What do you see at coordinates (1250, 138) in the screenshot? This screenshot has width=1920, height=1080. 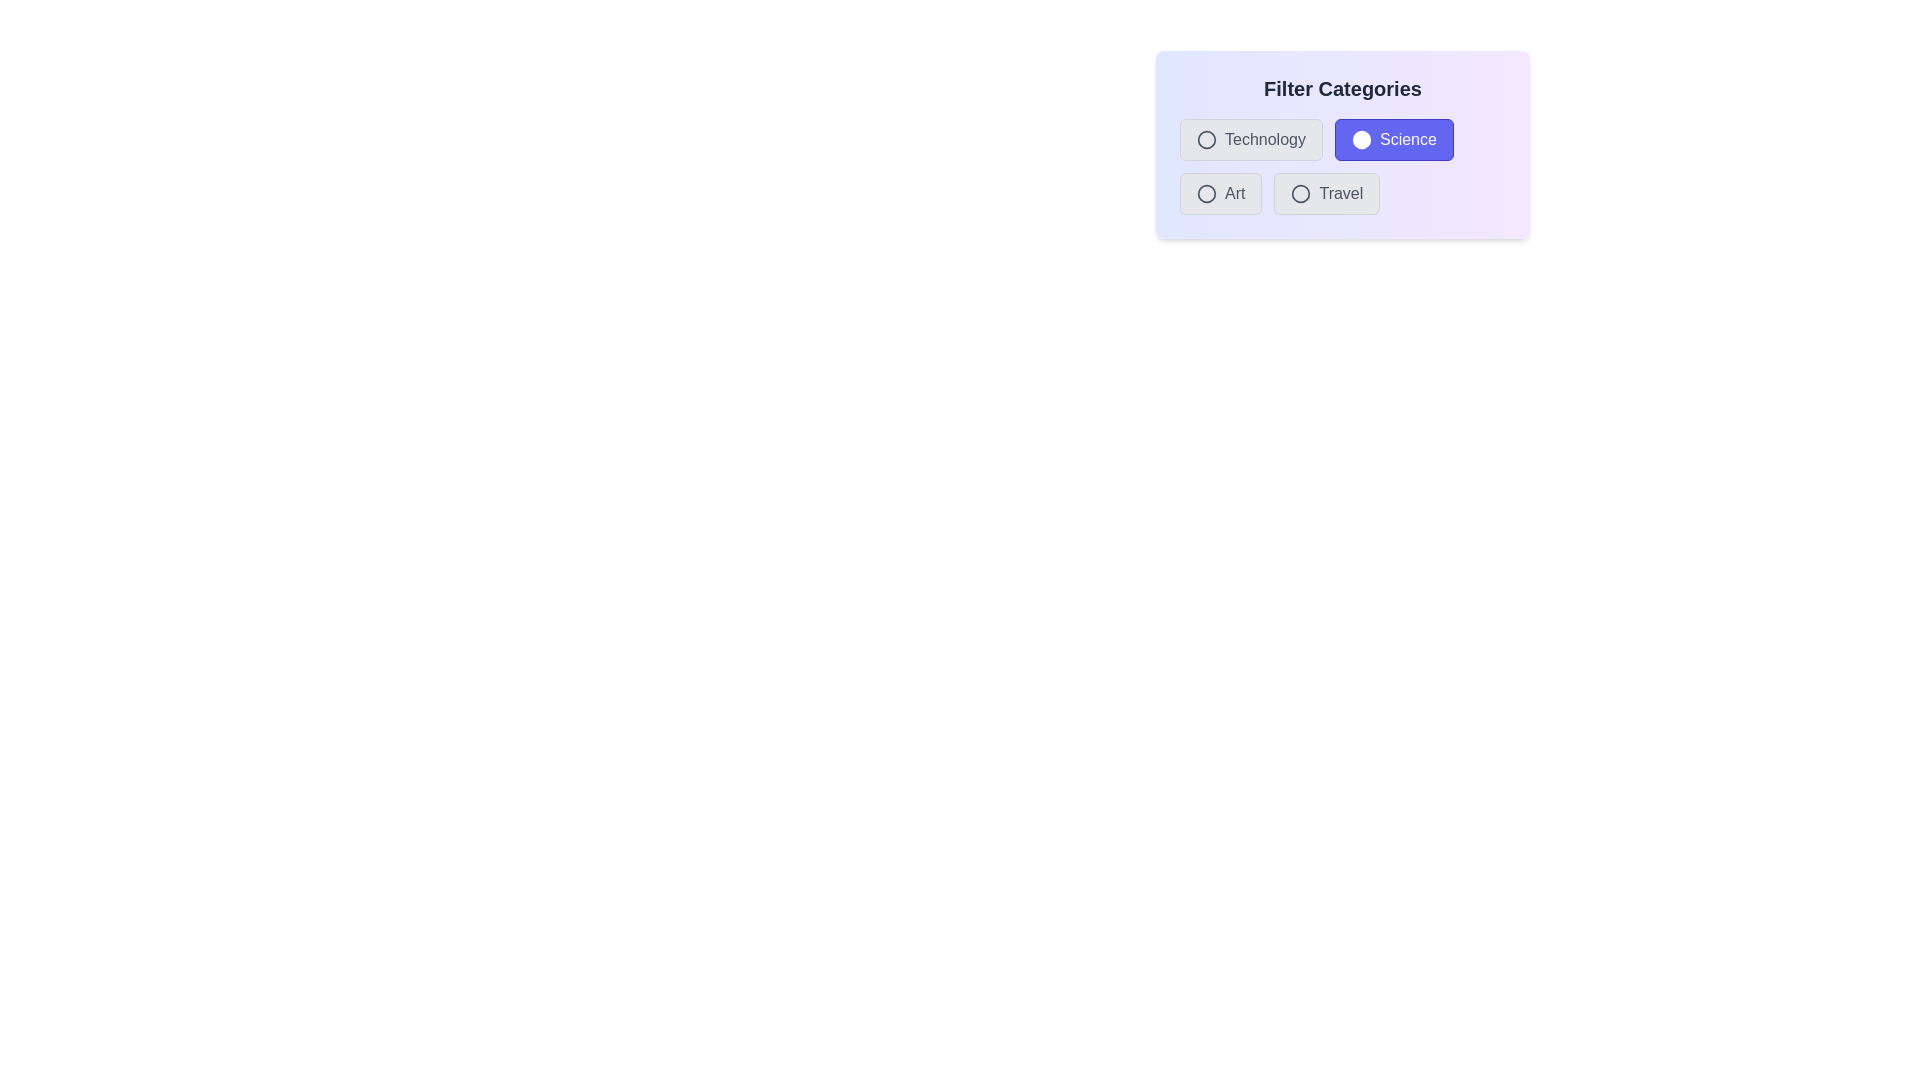 I see `the category name text` at bounding box center [1250, 138].